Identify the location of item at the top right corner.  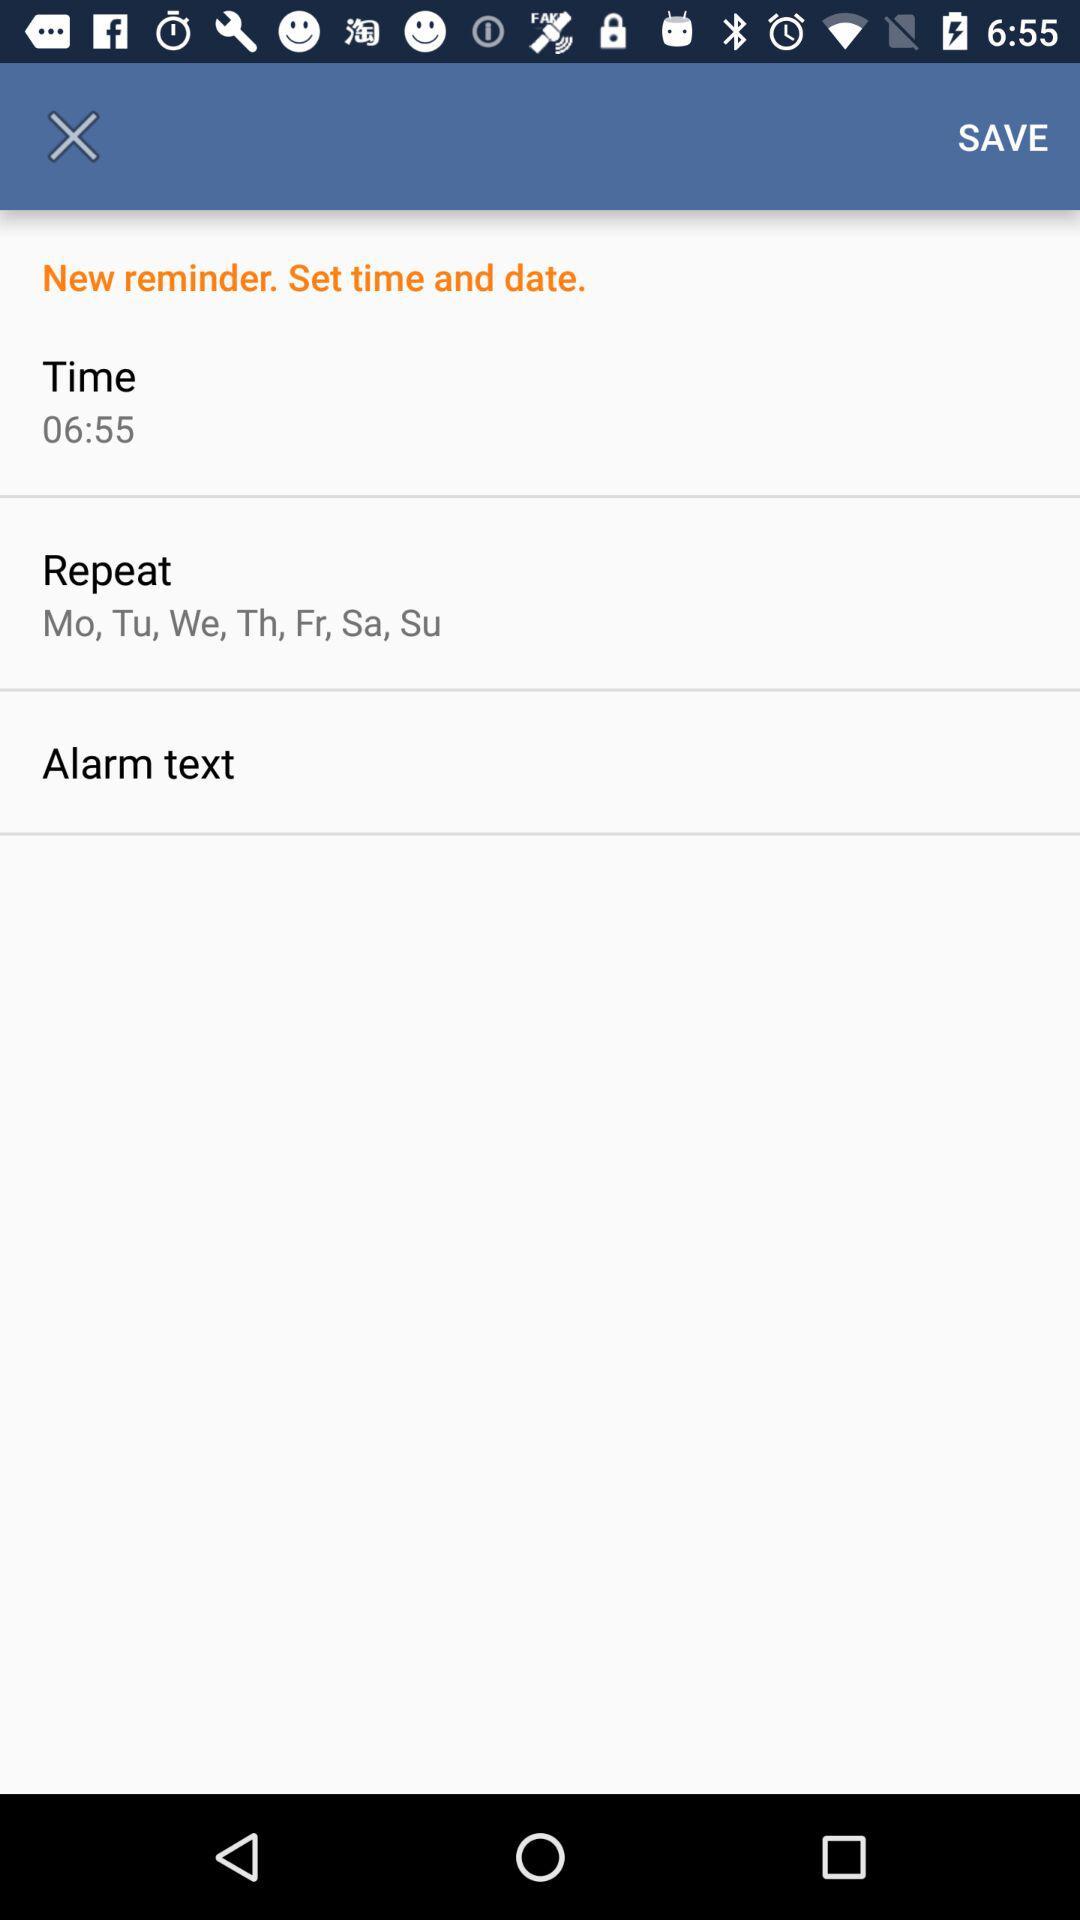
(1003, 135).